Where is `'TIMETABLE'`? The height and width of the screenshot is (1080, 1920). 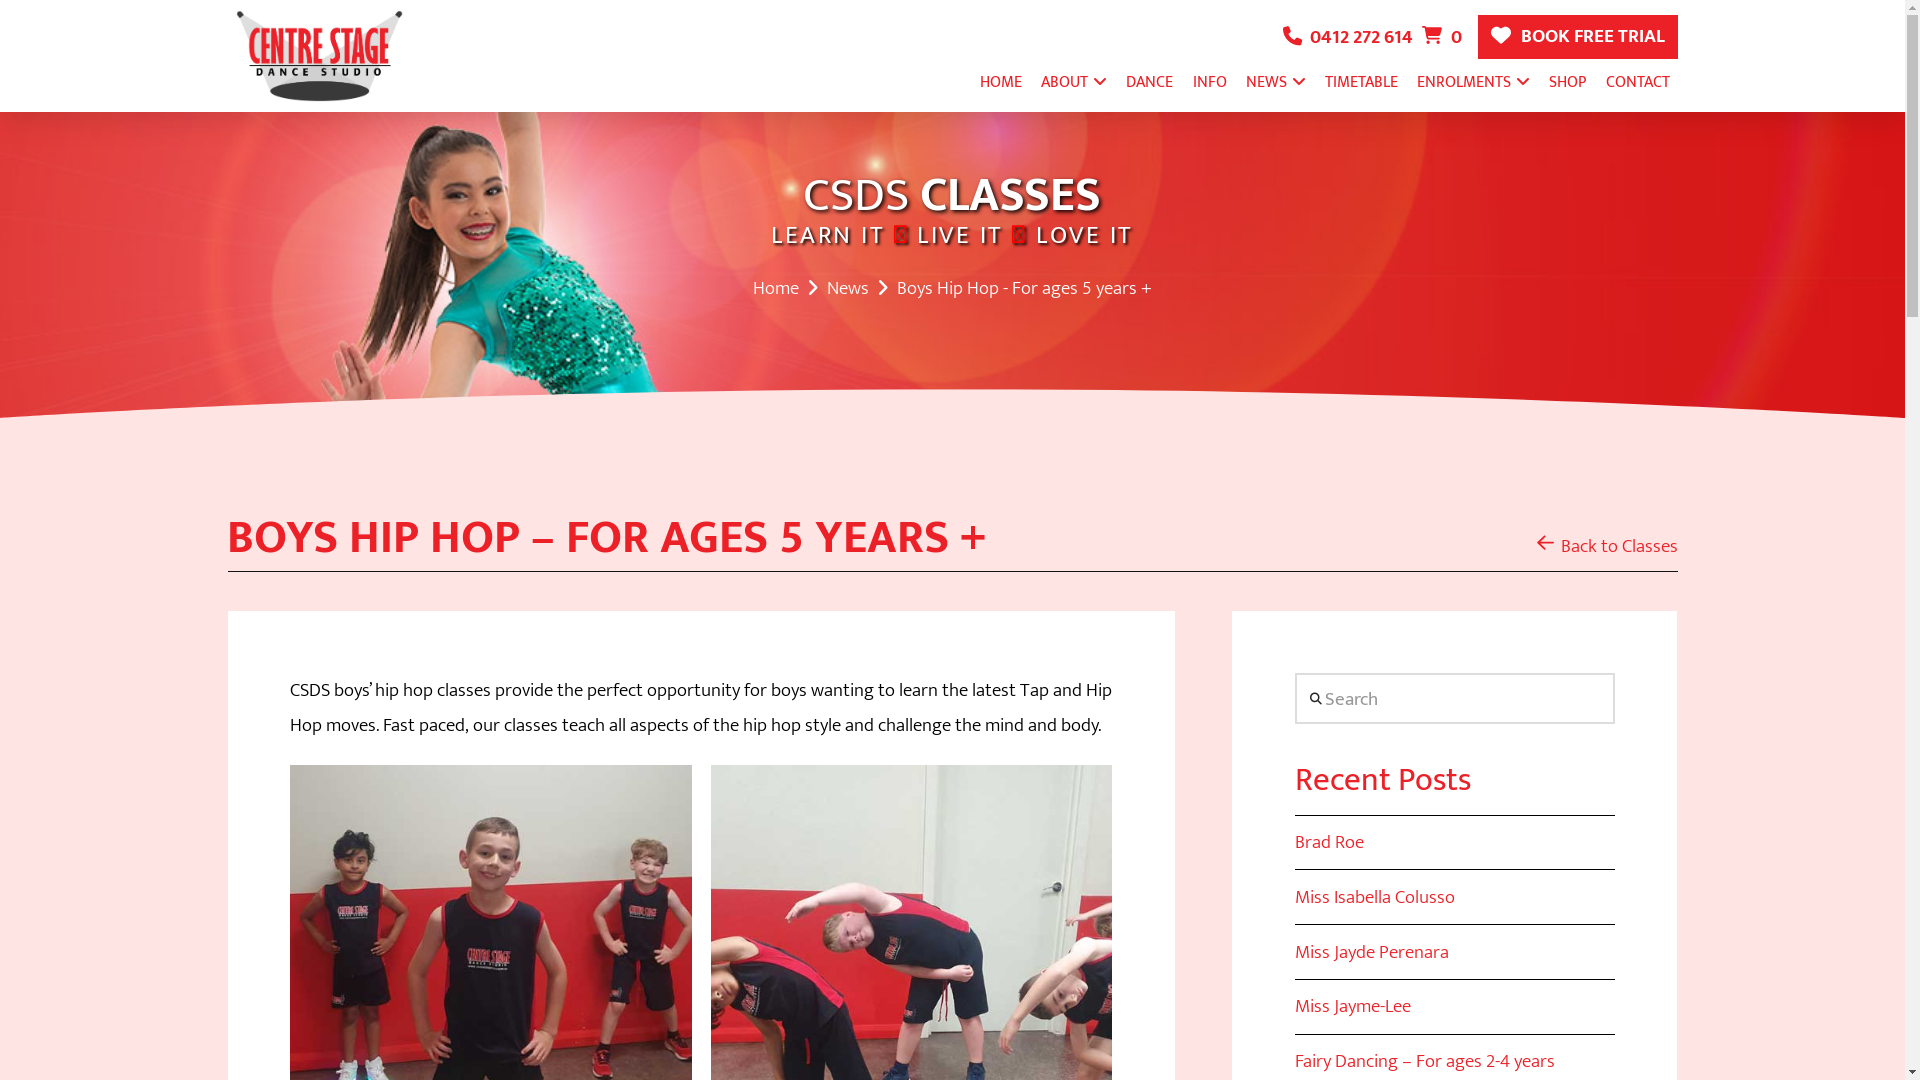 'TIMETABLE' is located at coordinates (1360, 80).